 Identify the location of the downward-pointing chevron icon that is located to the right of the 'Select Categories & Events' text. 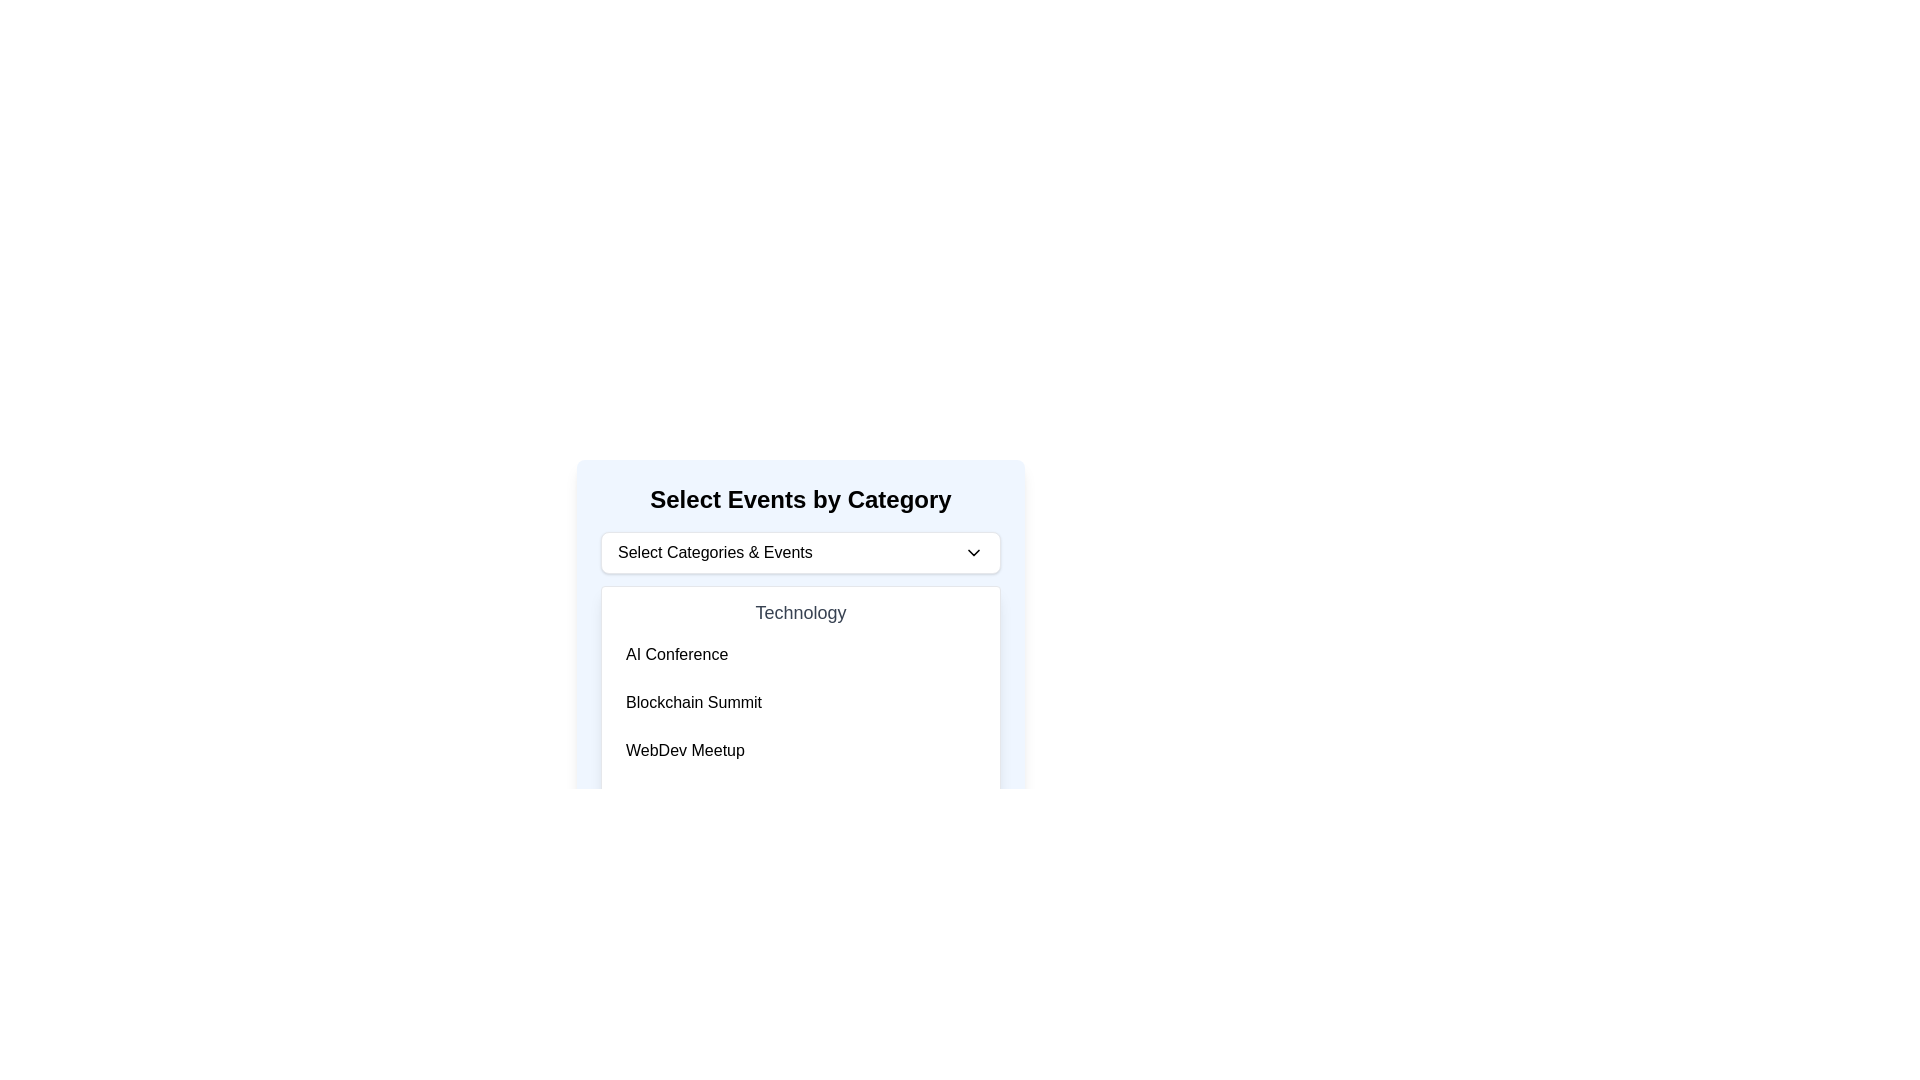
(974, 552).